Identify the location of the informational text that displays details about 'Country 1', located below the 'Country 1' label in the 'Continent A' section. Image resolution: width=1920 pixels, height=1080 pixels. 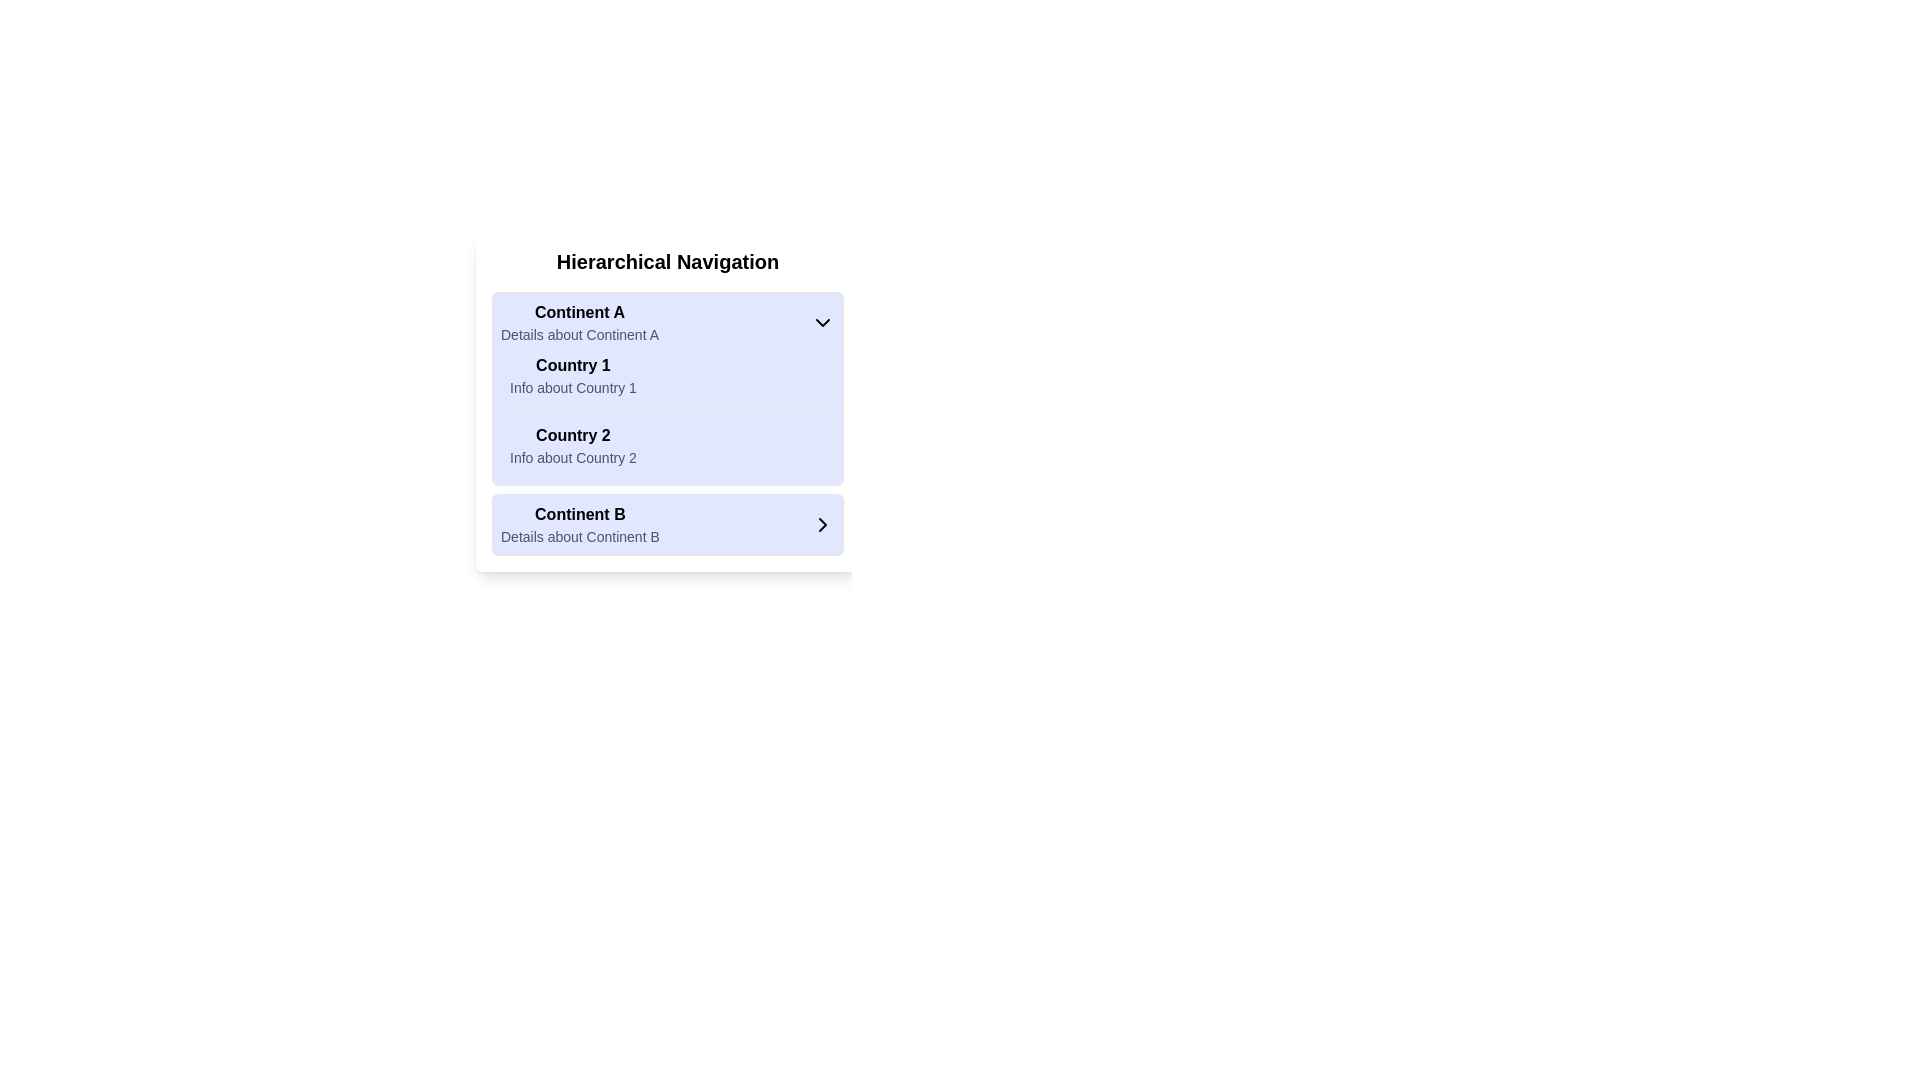
(572, 388).